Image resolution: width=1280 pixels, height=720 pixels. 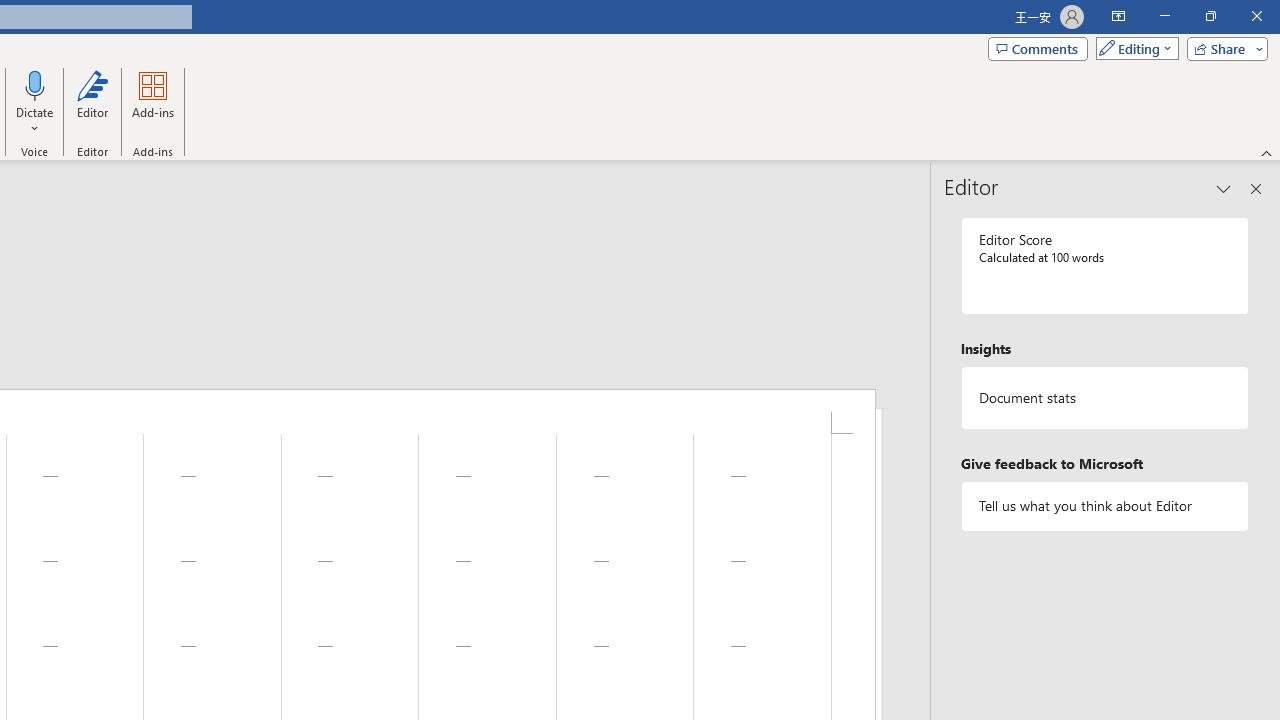 What do you see at coordinates (91, 103) in the screenshot?
I see `'Editor'` at bounding box center [91, 103].